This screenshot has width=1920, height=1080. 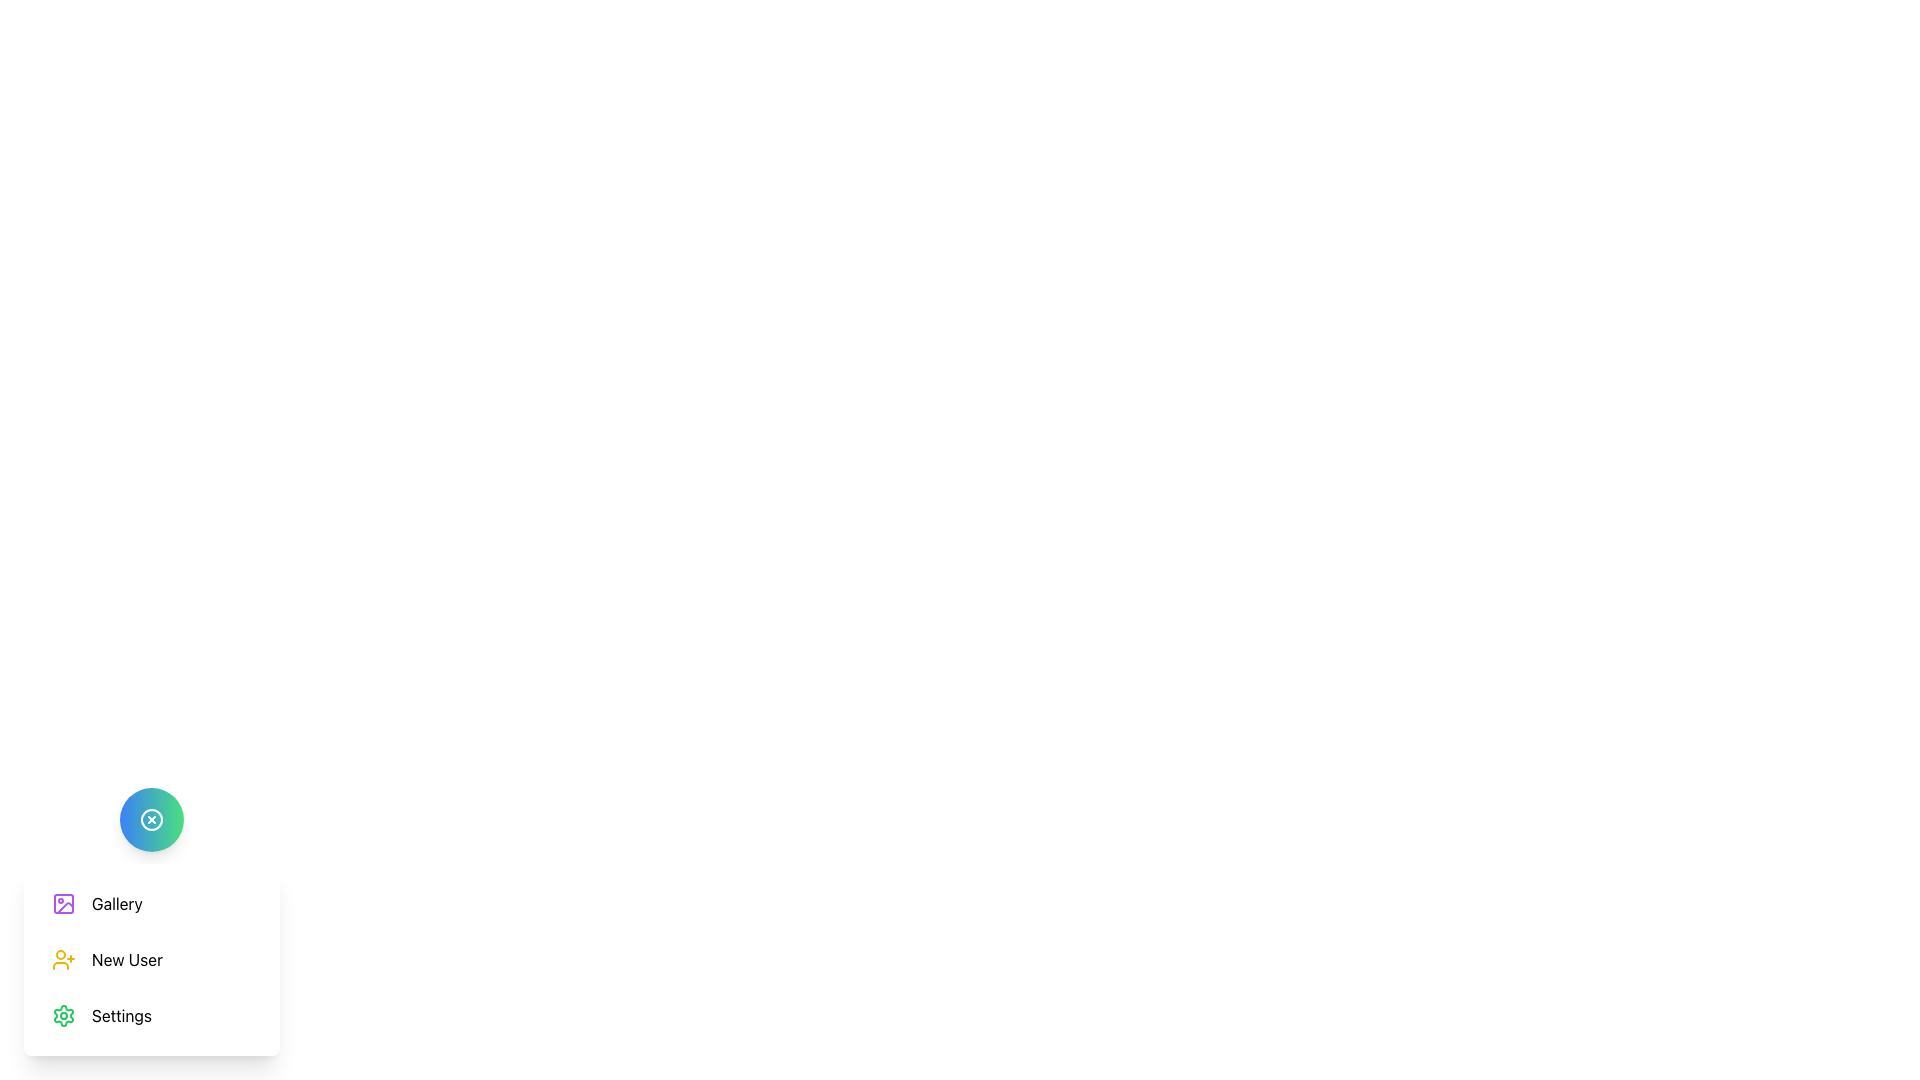 I want to click on the green cogwheel icon located to the left of the 'Settings' text in the dropdown menu, so click(x=63, y=1015).